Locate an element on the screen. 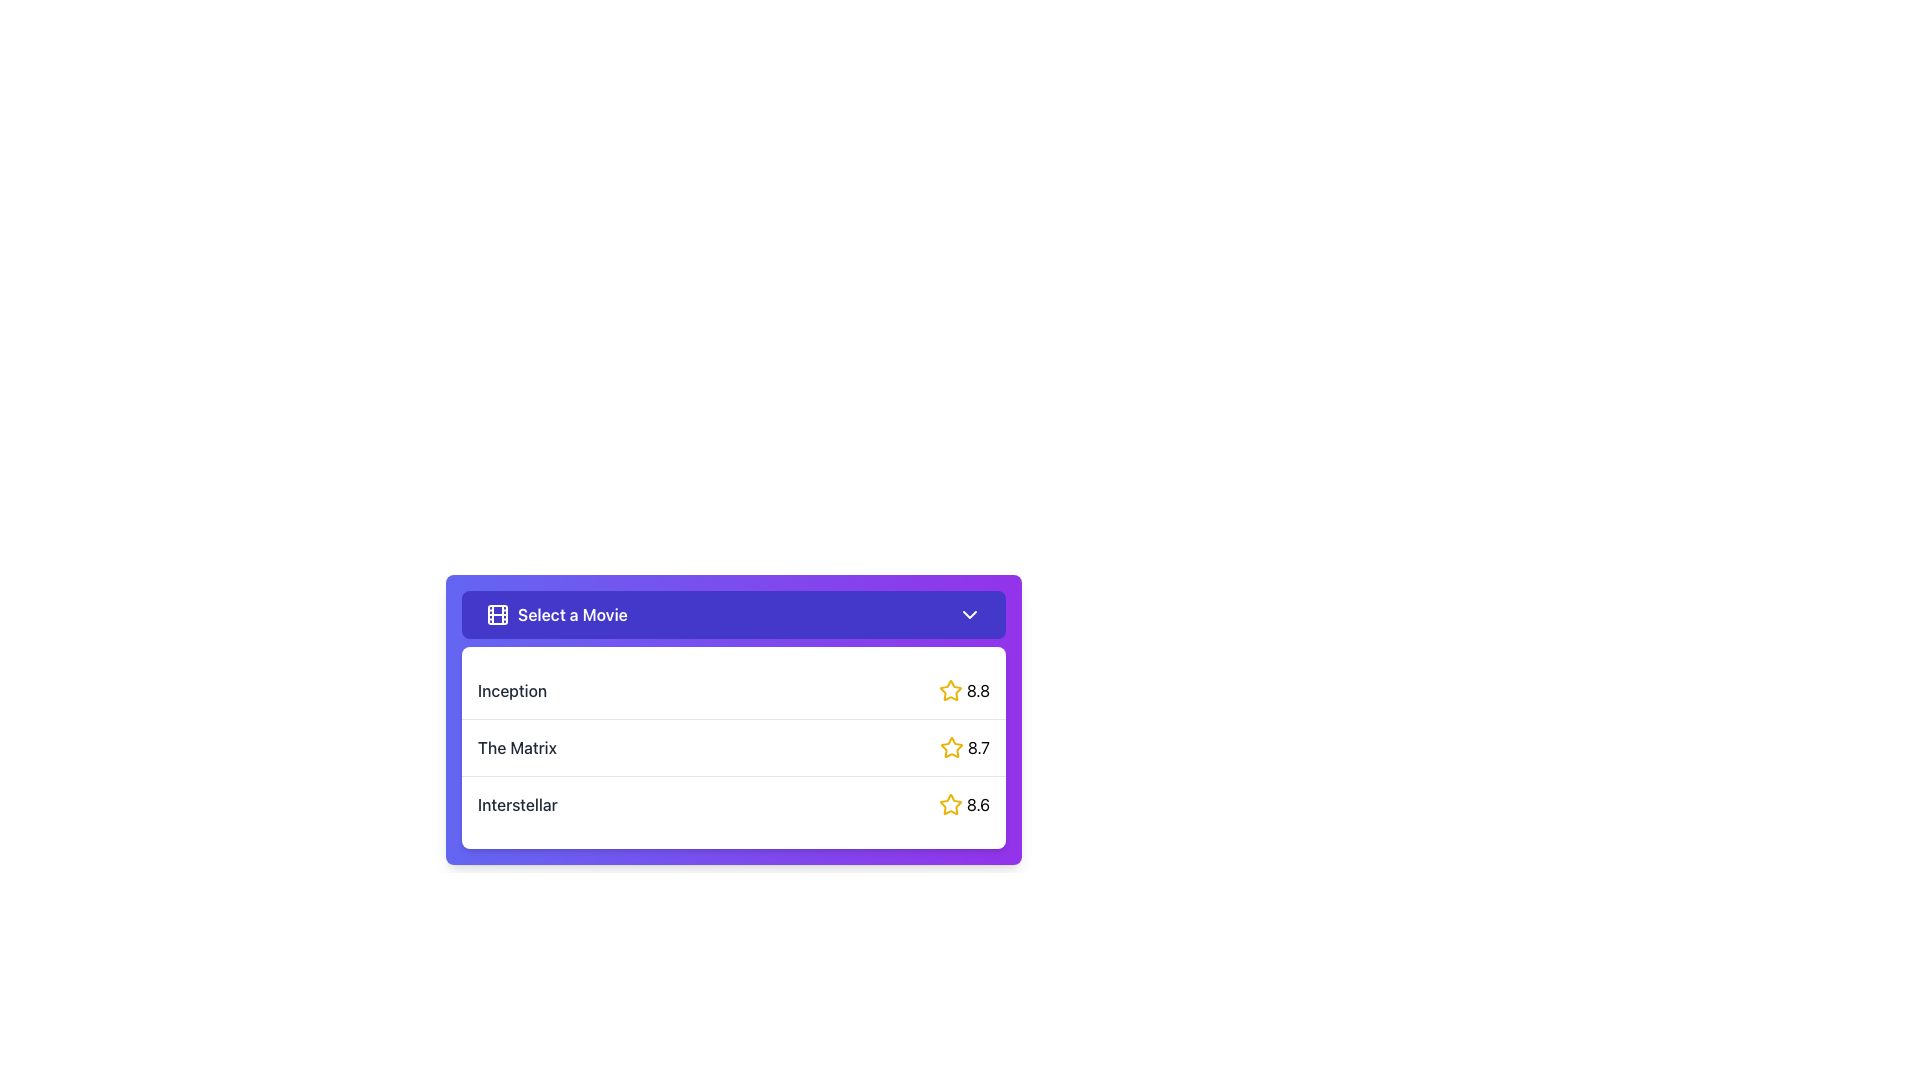  on the second list item displaying information about the movie 'The Matrix' within the dropdown-like widget is located at coordinates (733, 748).